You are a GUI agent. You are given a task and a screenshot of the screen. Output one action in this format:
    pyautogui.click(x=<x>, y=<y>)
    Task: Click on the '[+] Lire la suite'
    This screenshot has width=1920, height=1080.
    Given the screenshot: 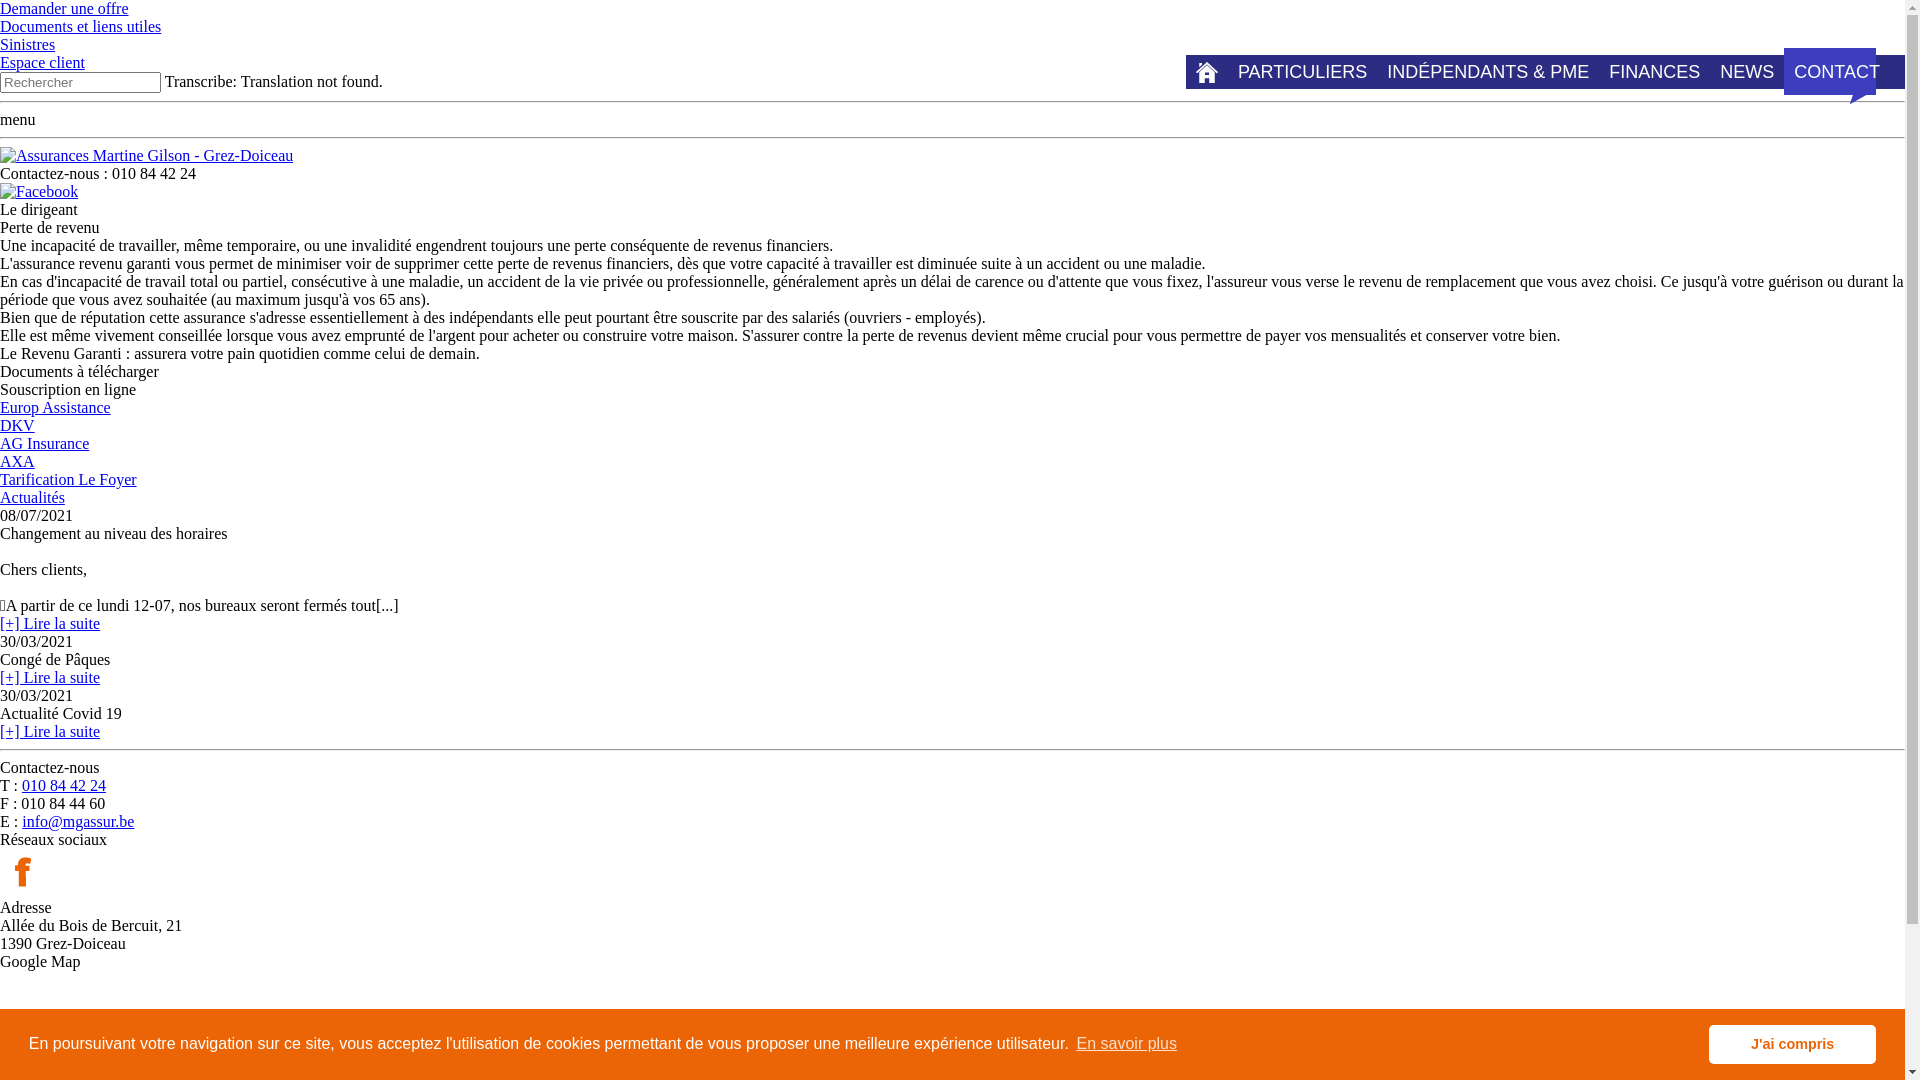 What is the action you would take?
    pyautogui.click(x=0, y=731)
    